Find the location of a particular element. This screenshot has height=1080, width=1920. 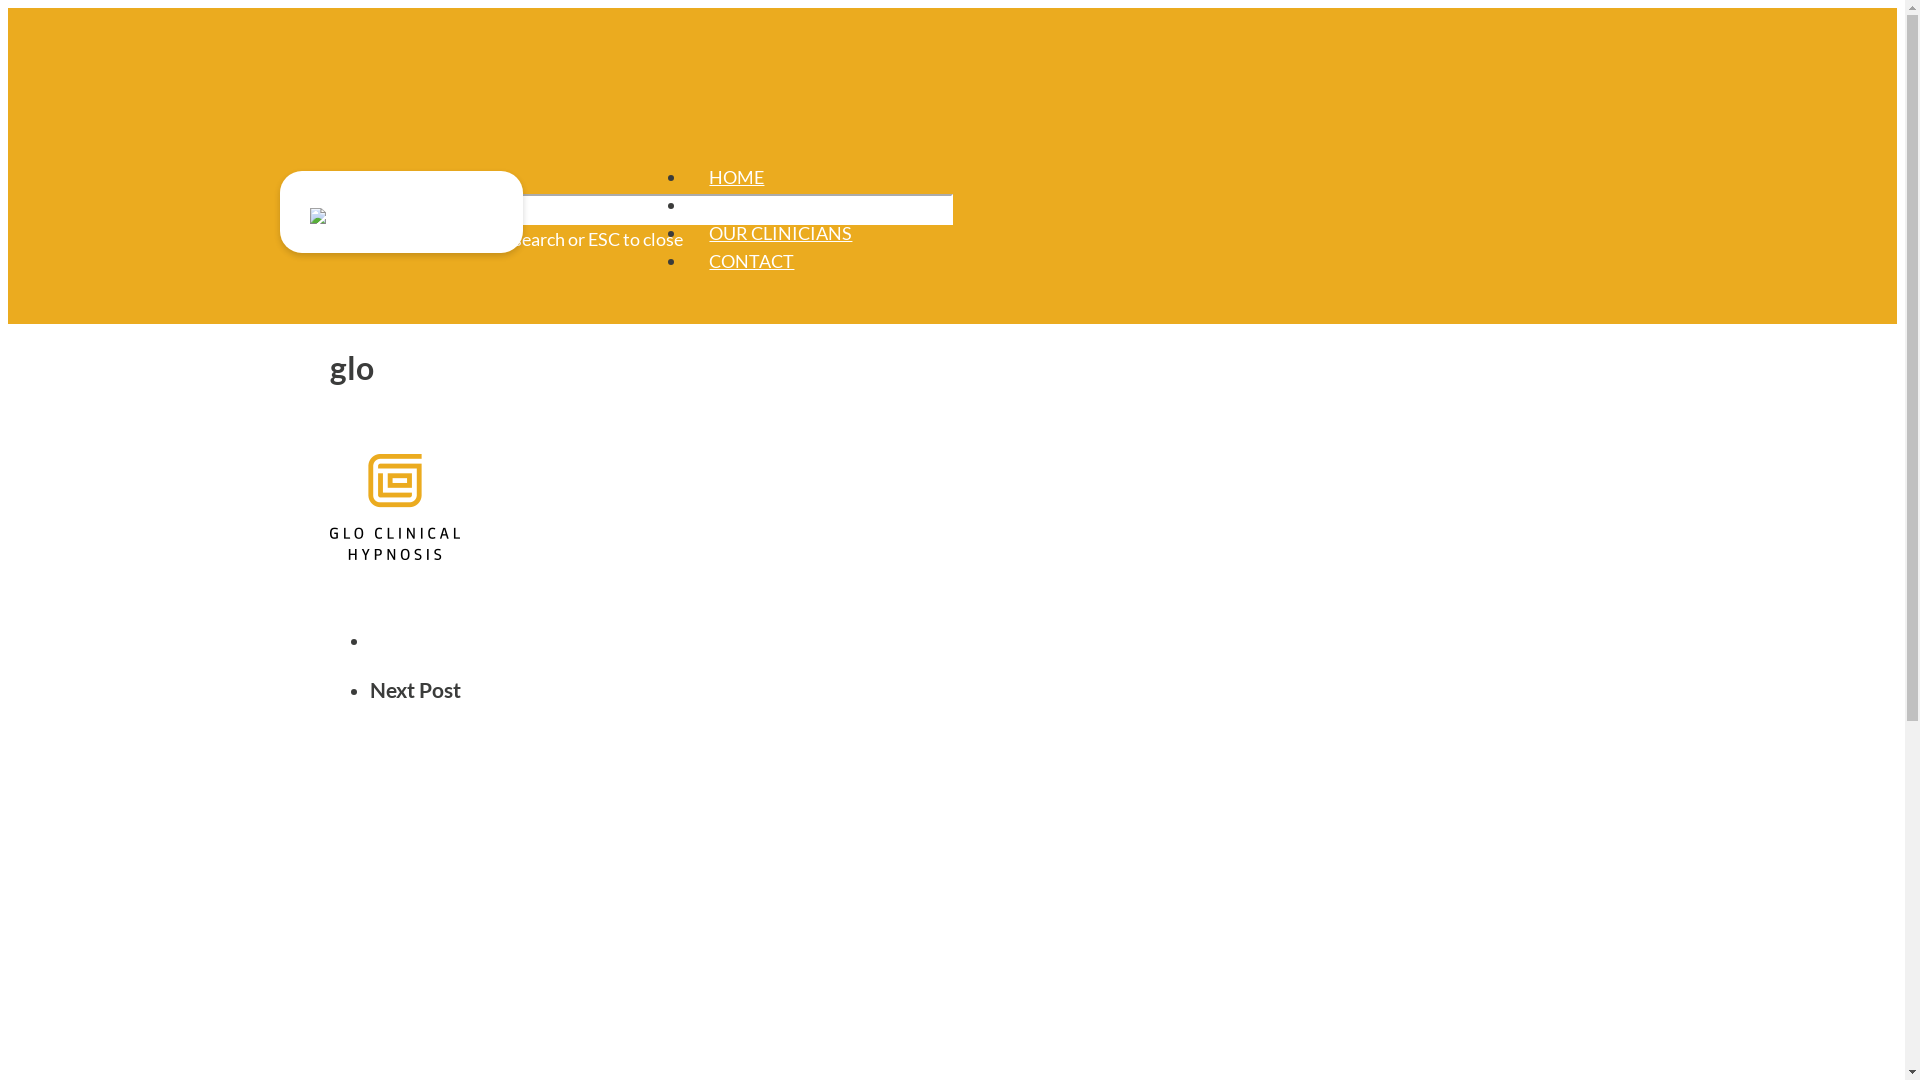

'ABOUT' is located at coordinates (738, 204).